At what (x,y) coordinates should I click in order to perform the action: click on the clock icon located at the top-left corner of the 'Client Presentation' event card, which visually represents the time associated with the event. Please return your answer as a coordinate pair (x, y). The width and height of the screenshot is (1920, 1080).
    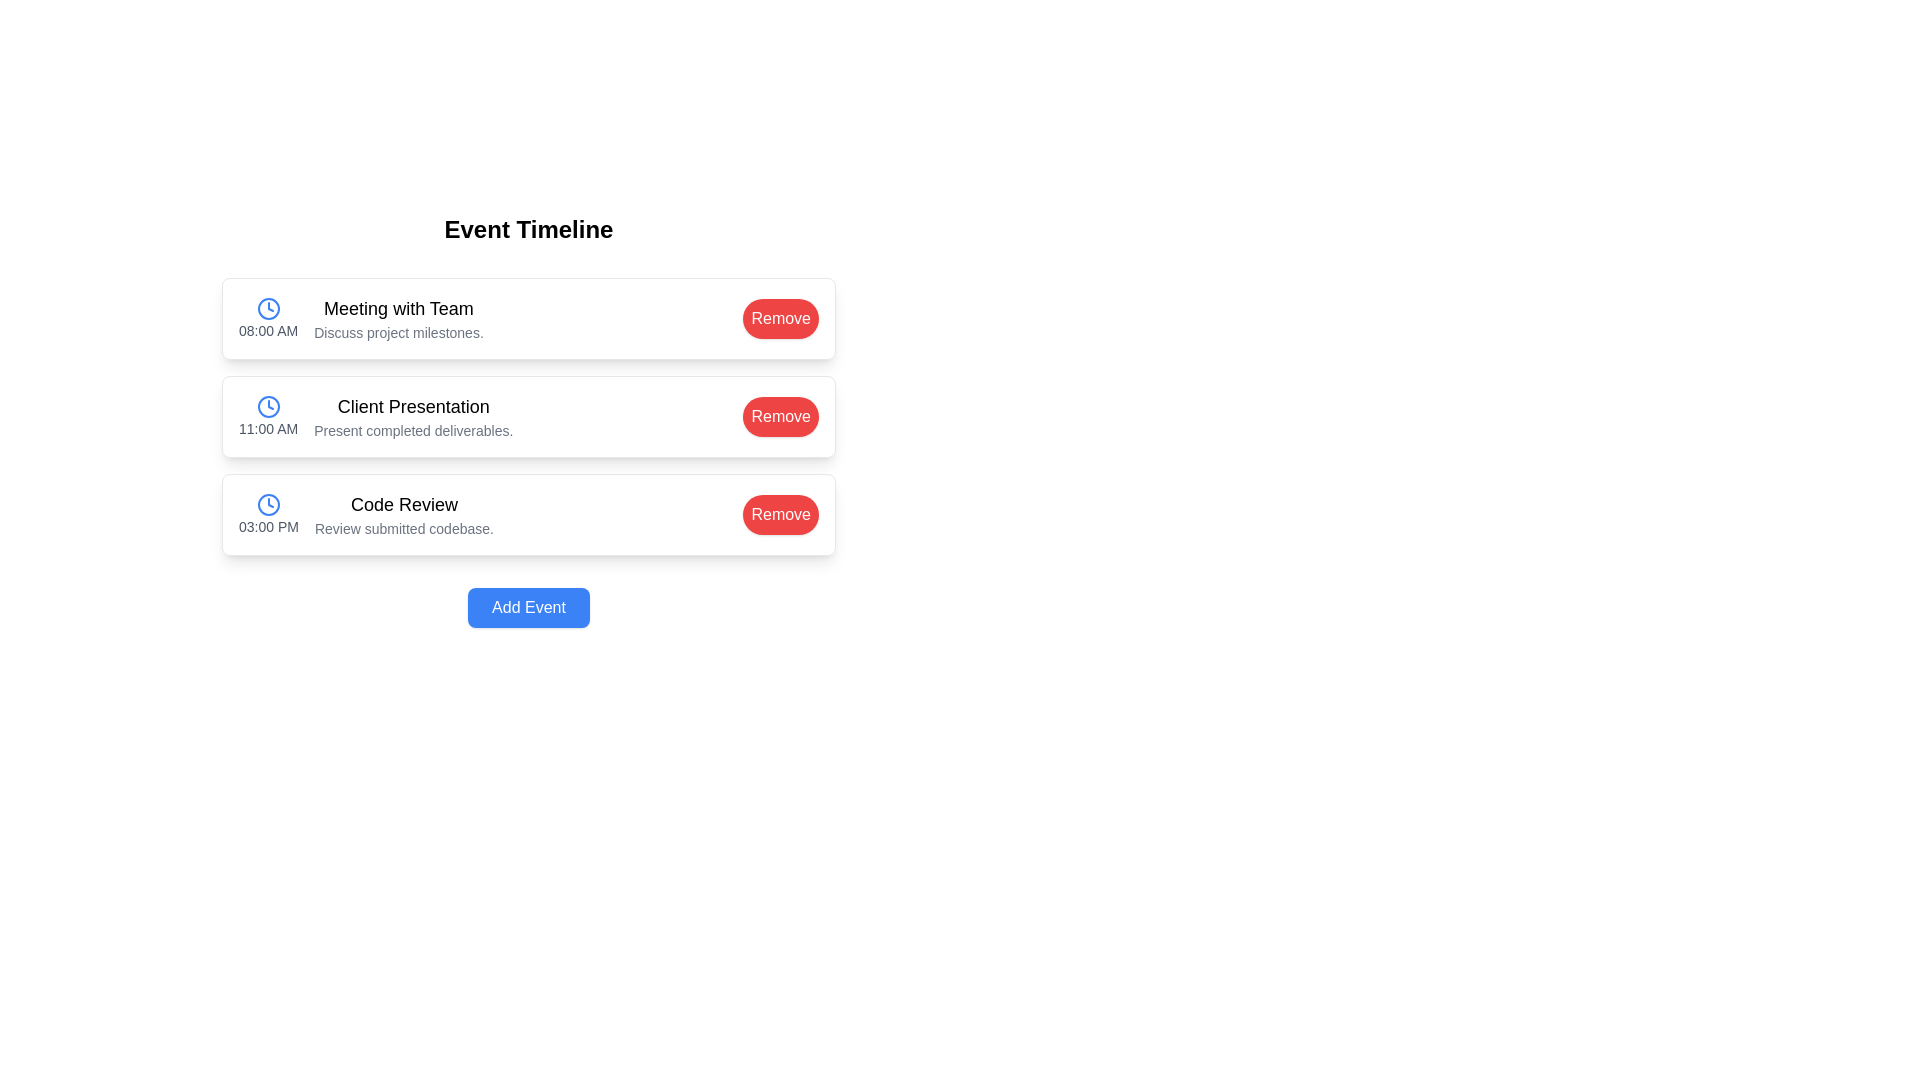
    Looking at the image, I should click on (267, 406).